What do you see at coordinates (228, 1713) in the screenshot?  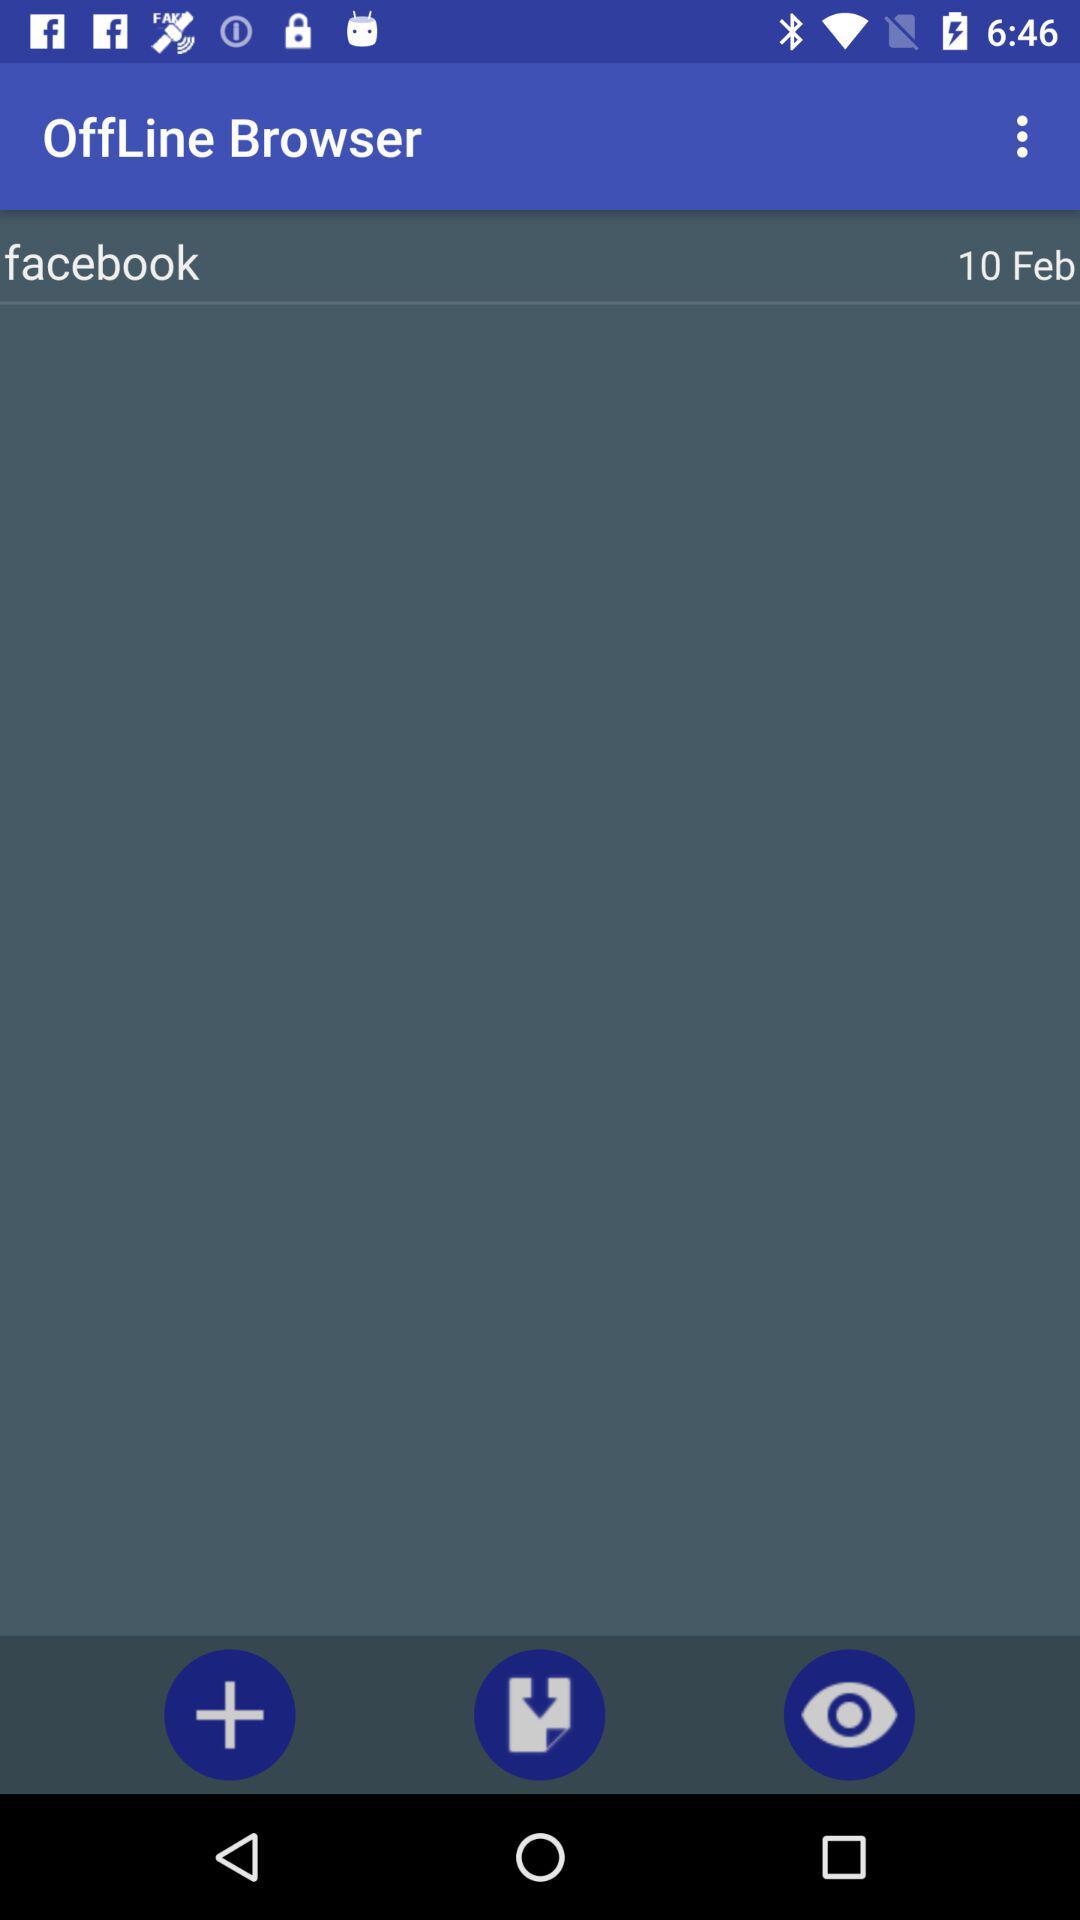 I see `the add icon` at bounding box center [228, 1713].